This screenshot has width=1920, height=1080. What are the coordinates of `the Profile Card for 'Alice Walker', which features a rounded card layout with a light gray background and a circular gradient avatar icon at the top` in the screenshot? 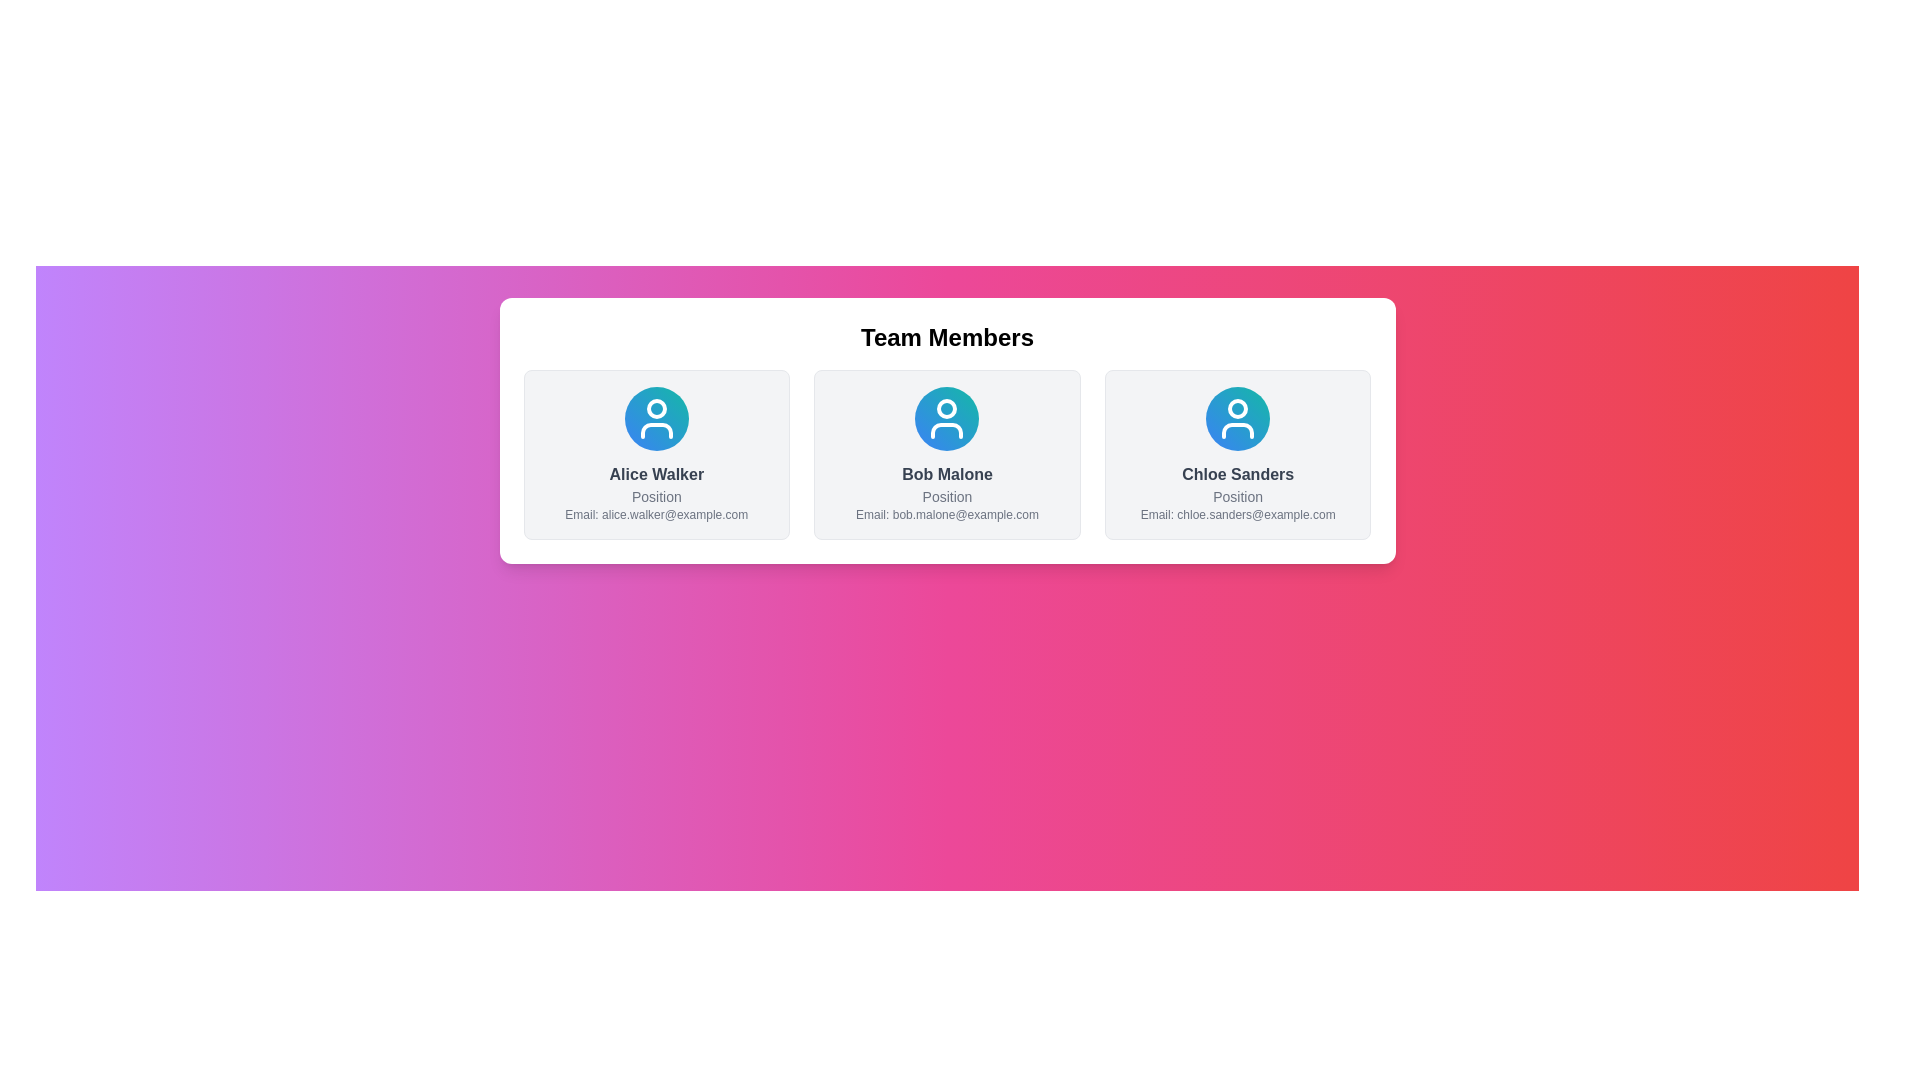 It's located at (656, 455).